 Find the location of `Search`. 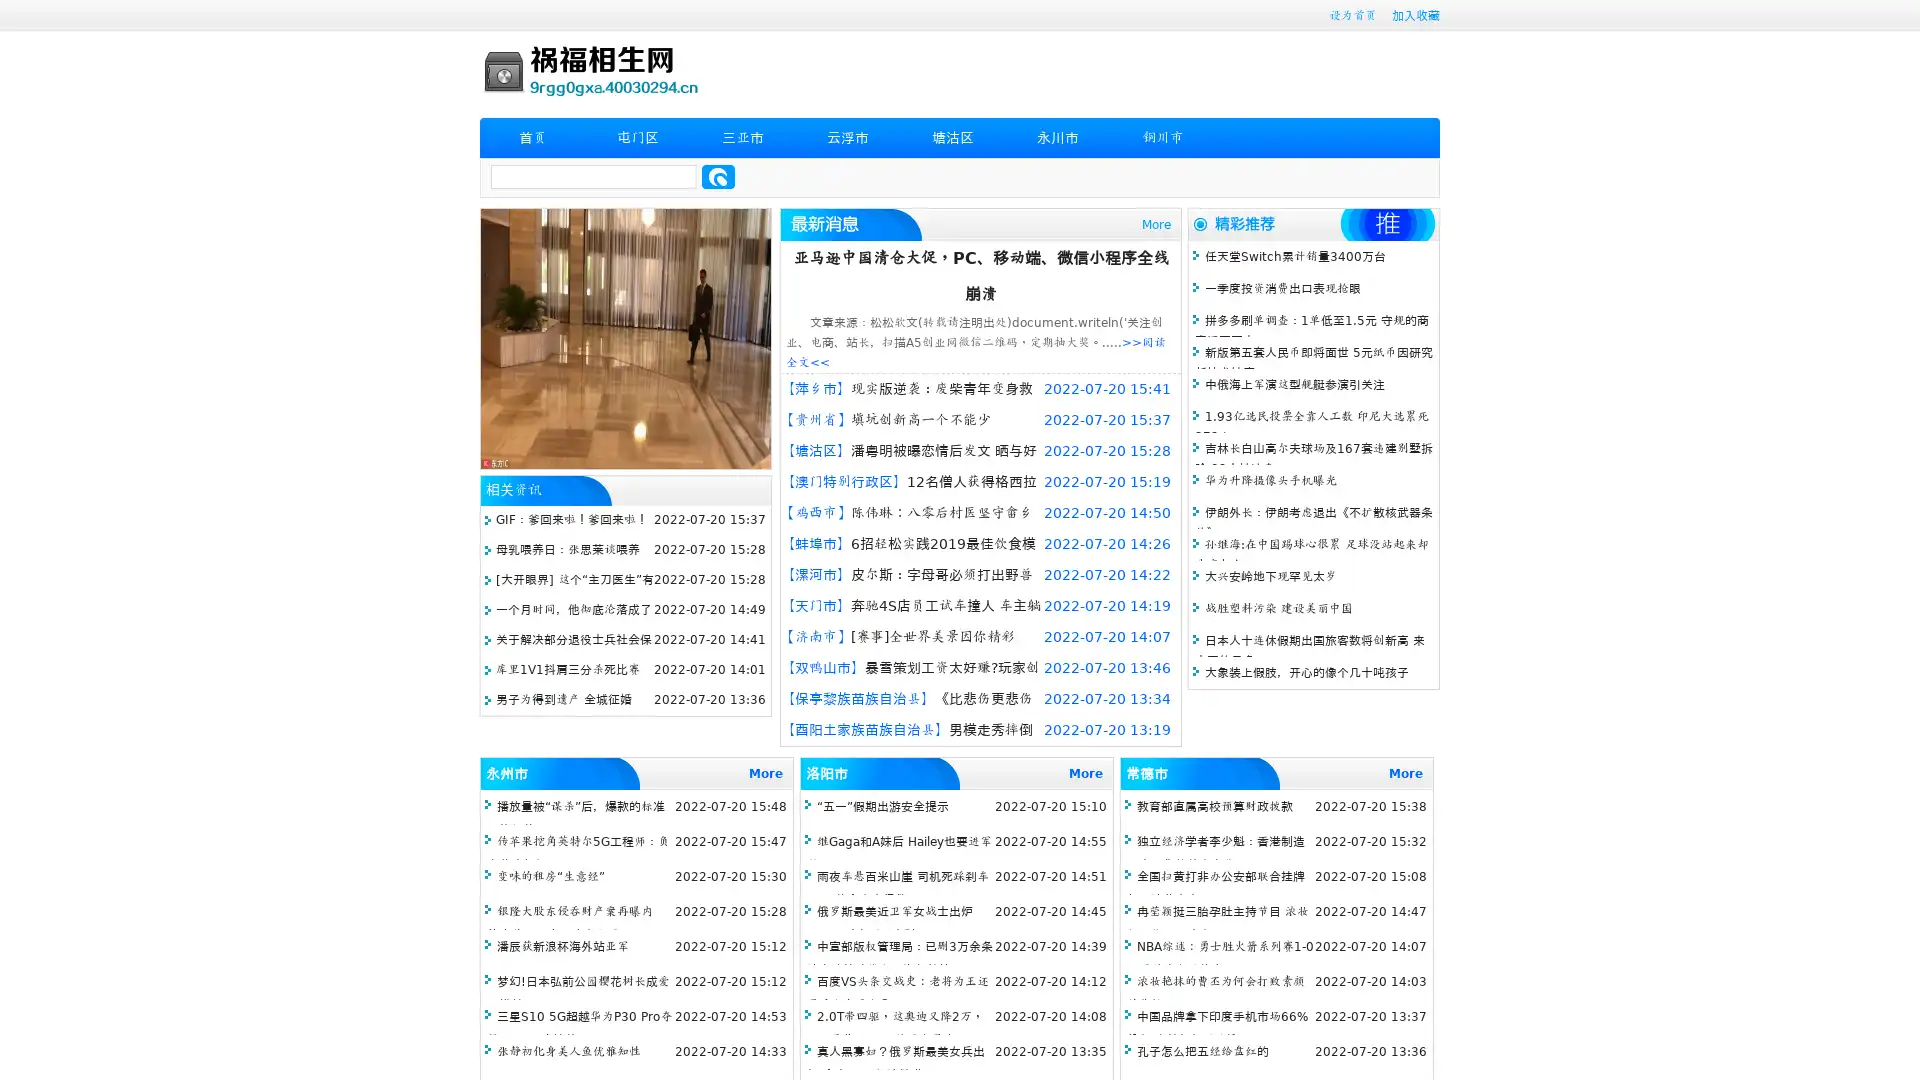

Search is located at coordinates (718, 176).